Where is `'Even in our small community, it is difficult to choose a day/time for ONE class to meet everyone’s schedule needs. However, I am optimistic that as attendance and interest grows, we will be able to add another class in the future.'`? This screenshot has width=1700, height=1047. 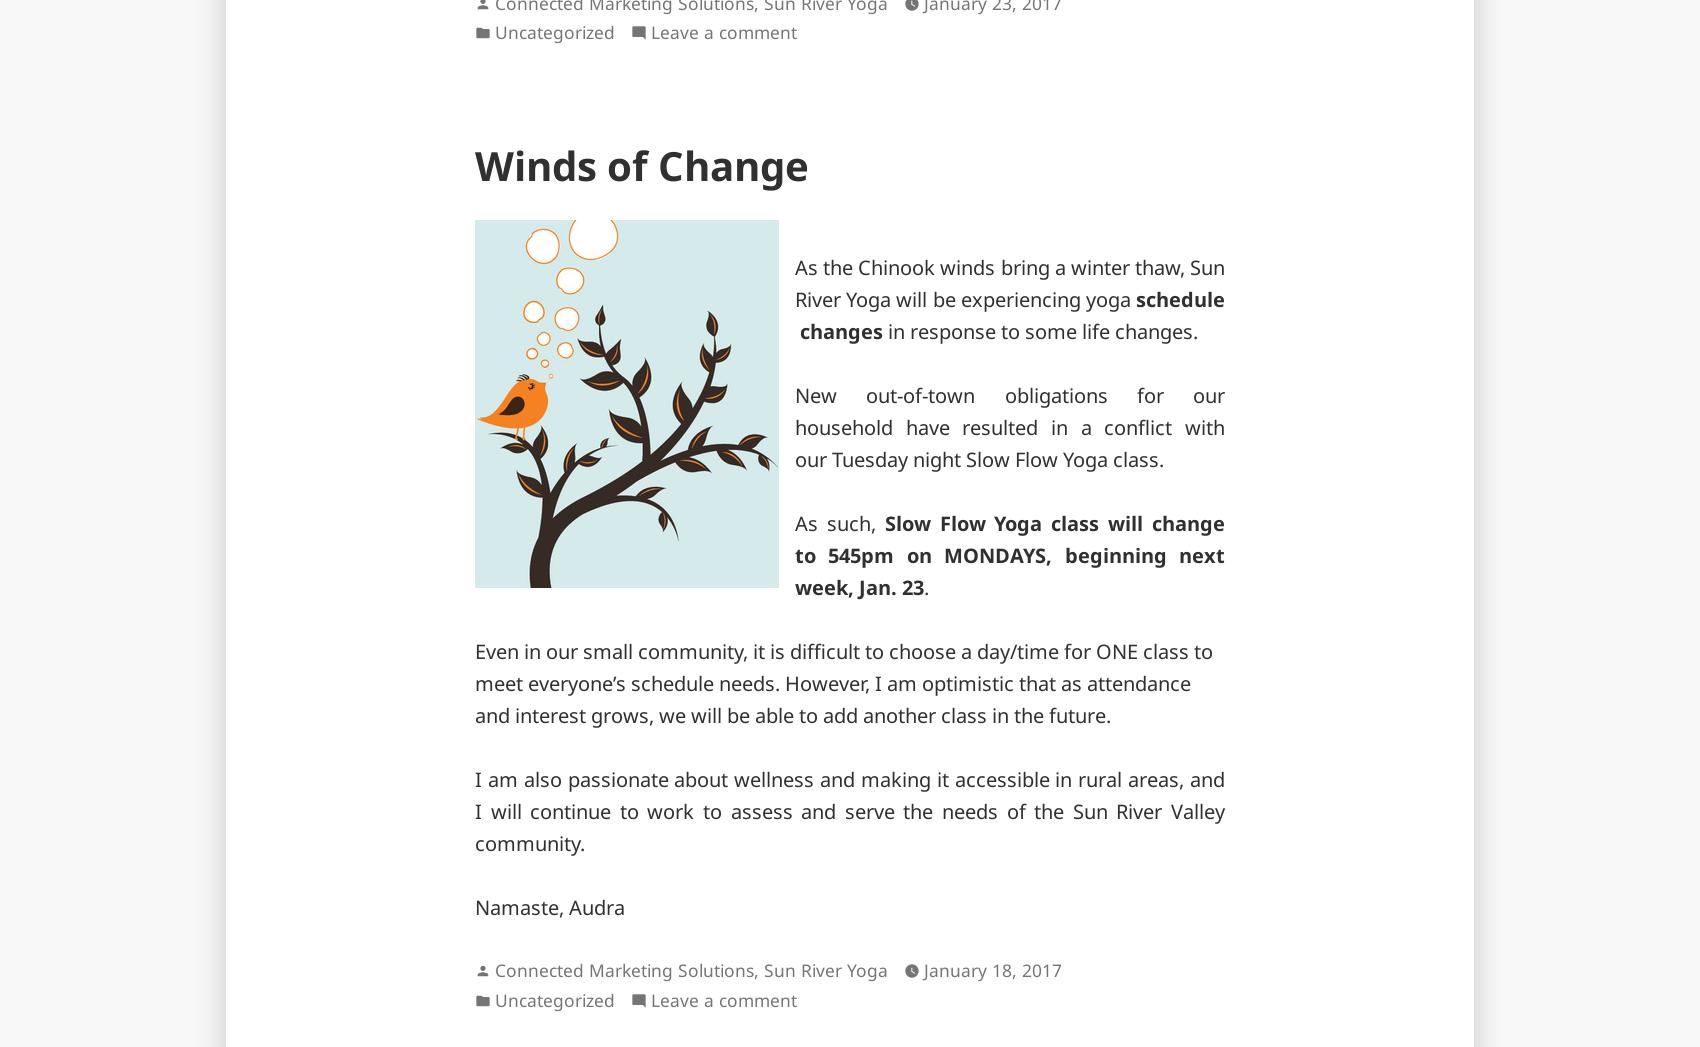 'Even in our small community, it is difficult to choose a day/time for ONE class to meet everyone’s schedule needs. However, I am optimistic that as attendance and interest grows, we will be able to add another class in the future.' is located at coordinates (843, 681).